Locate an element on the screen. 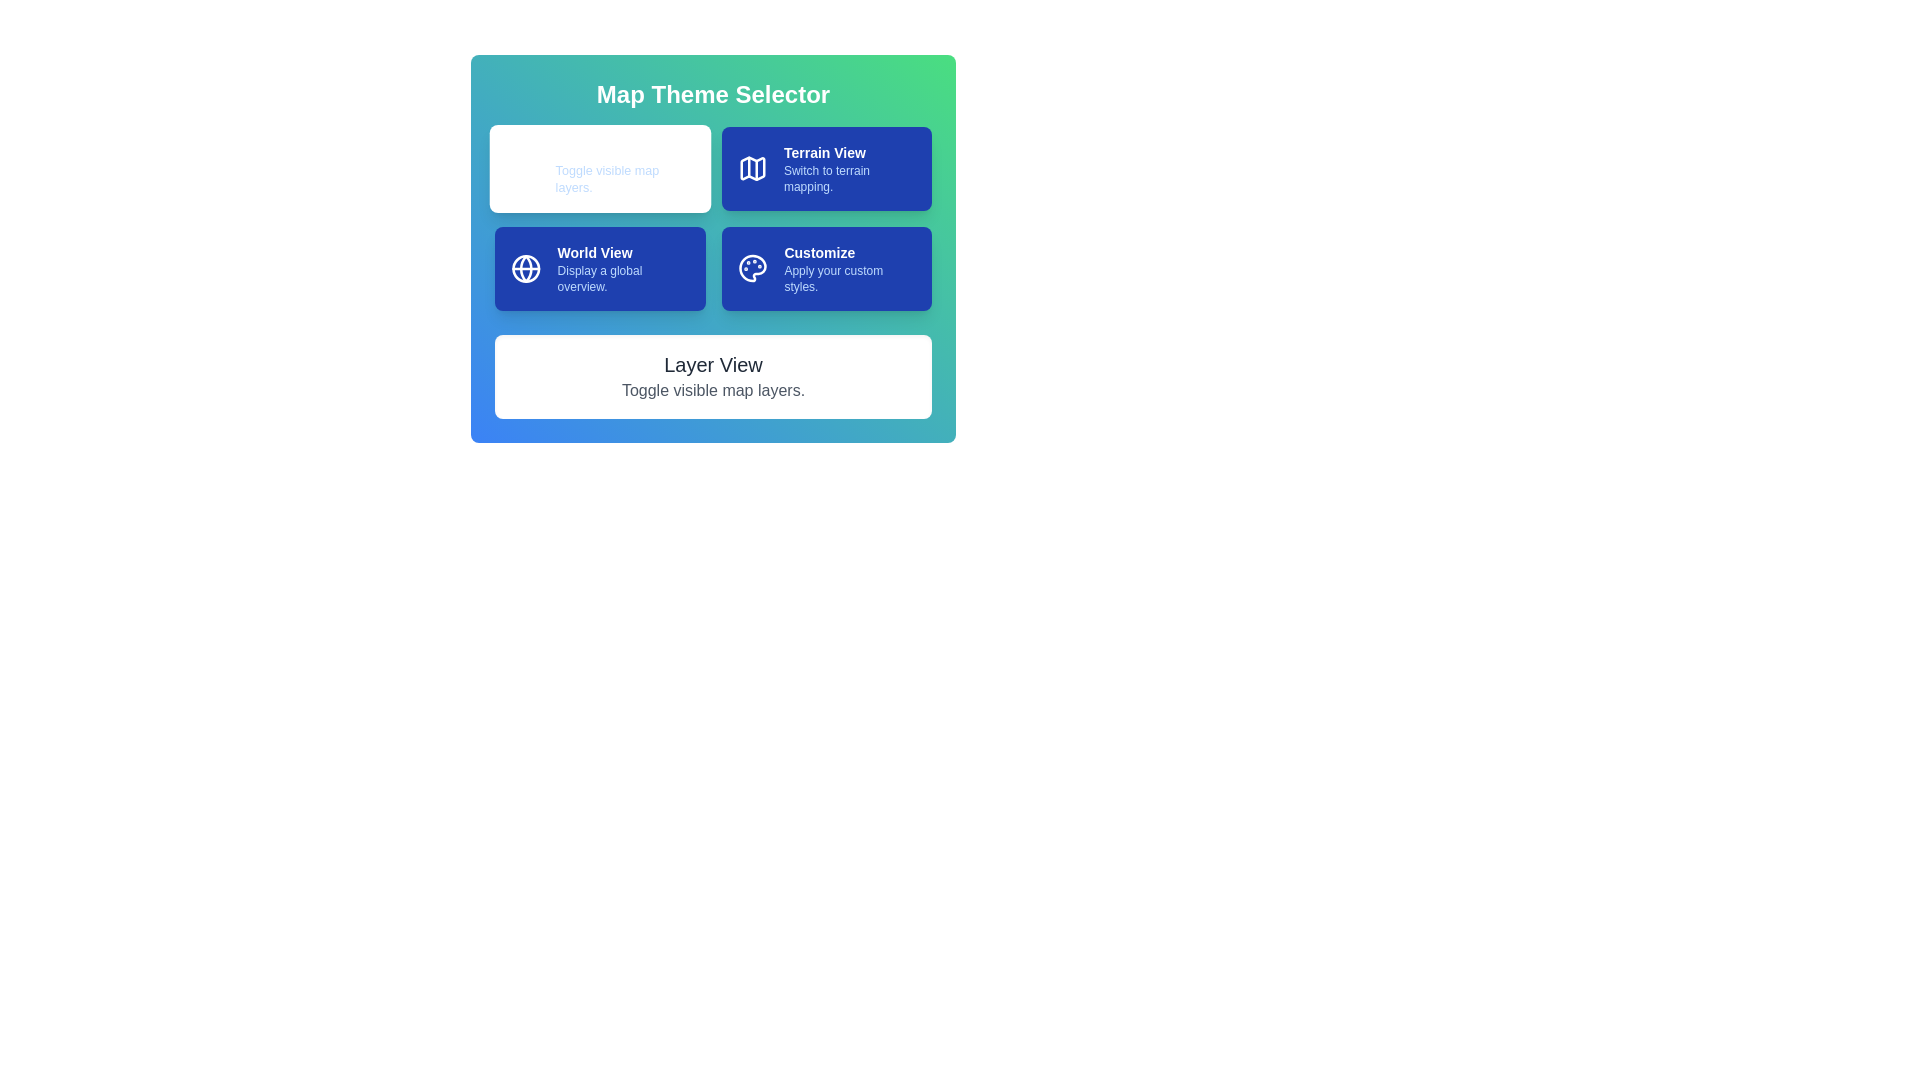 The width and height of the screenshot is (1920, 1080). the 'World View' button in the 'Map Theme Selector' section is located at coordinates (599, 268).